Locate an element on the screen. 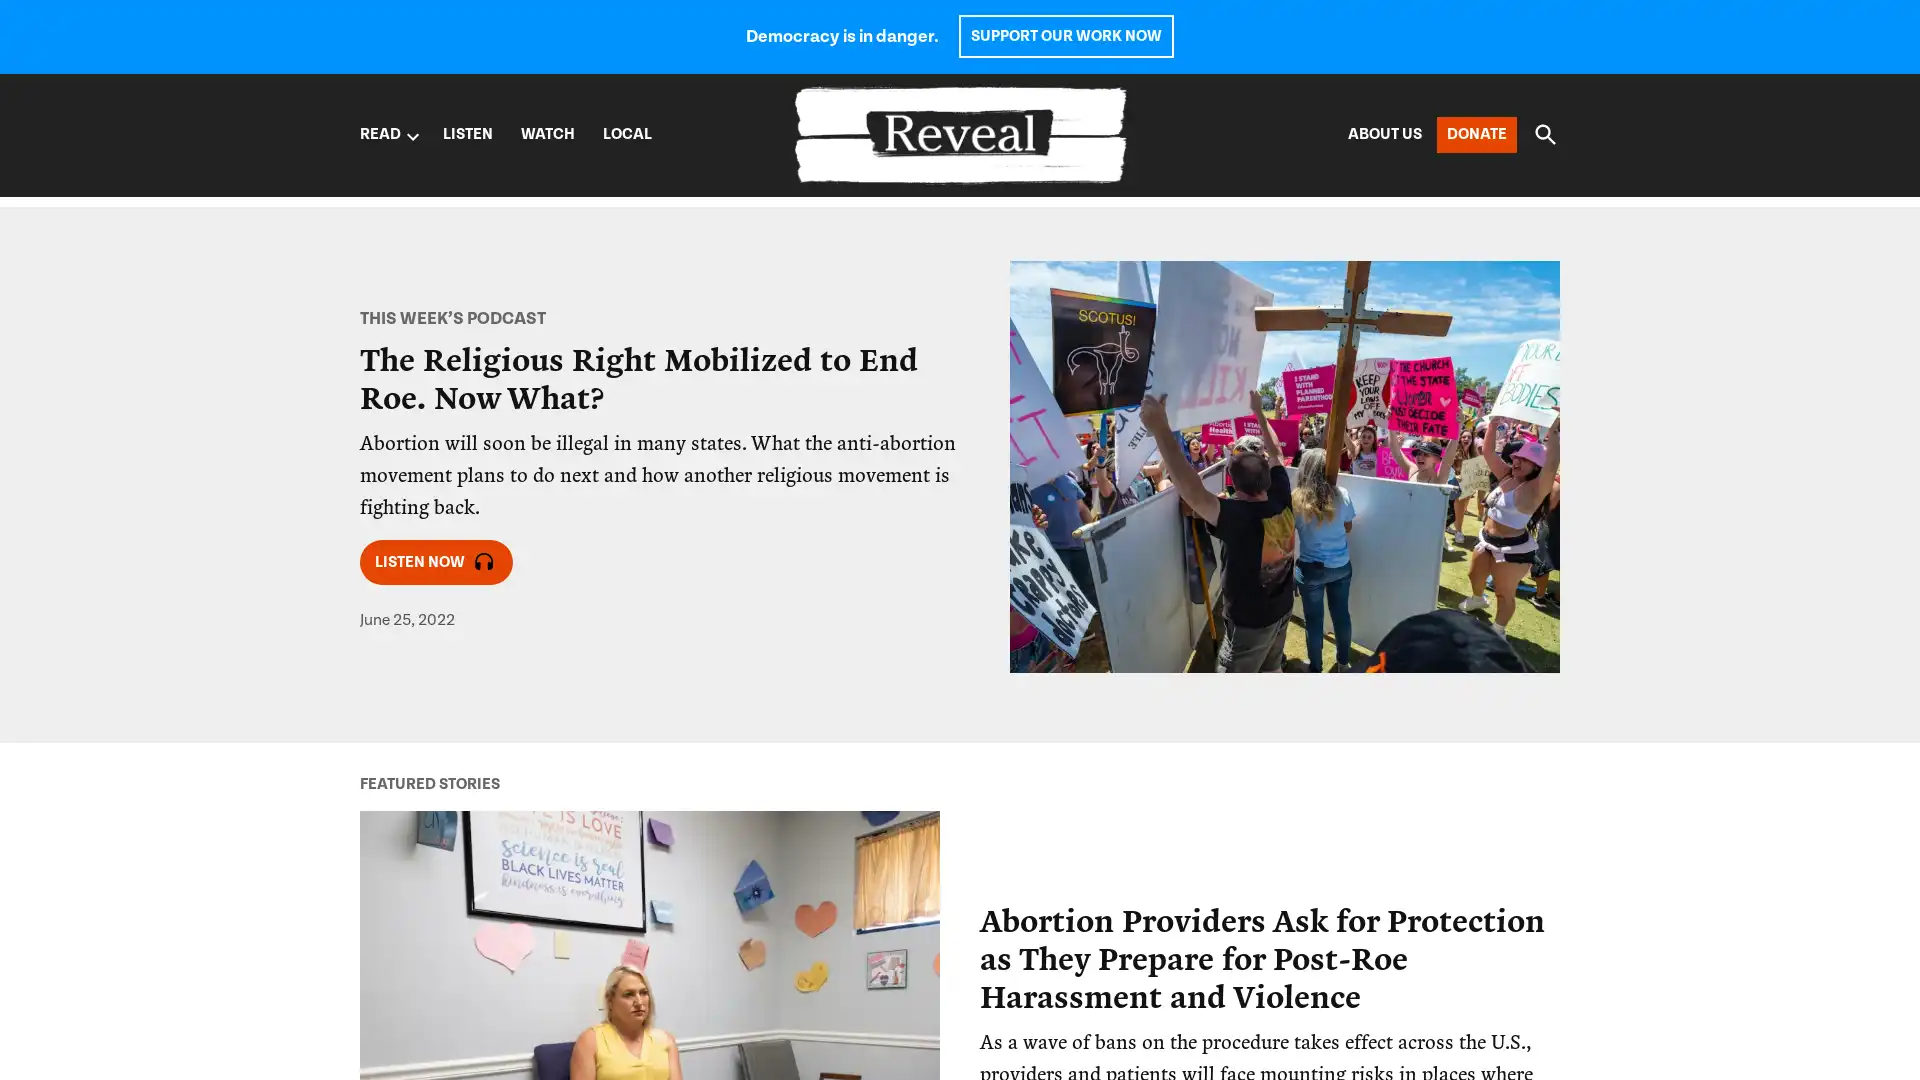 The height and width of the screenshot is (1080, 1920). Close Pop-up is located at coordinates (1334, 636).